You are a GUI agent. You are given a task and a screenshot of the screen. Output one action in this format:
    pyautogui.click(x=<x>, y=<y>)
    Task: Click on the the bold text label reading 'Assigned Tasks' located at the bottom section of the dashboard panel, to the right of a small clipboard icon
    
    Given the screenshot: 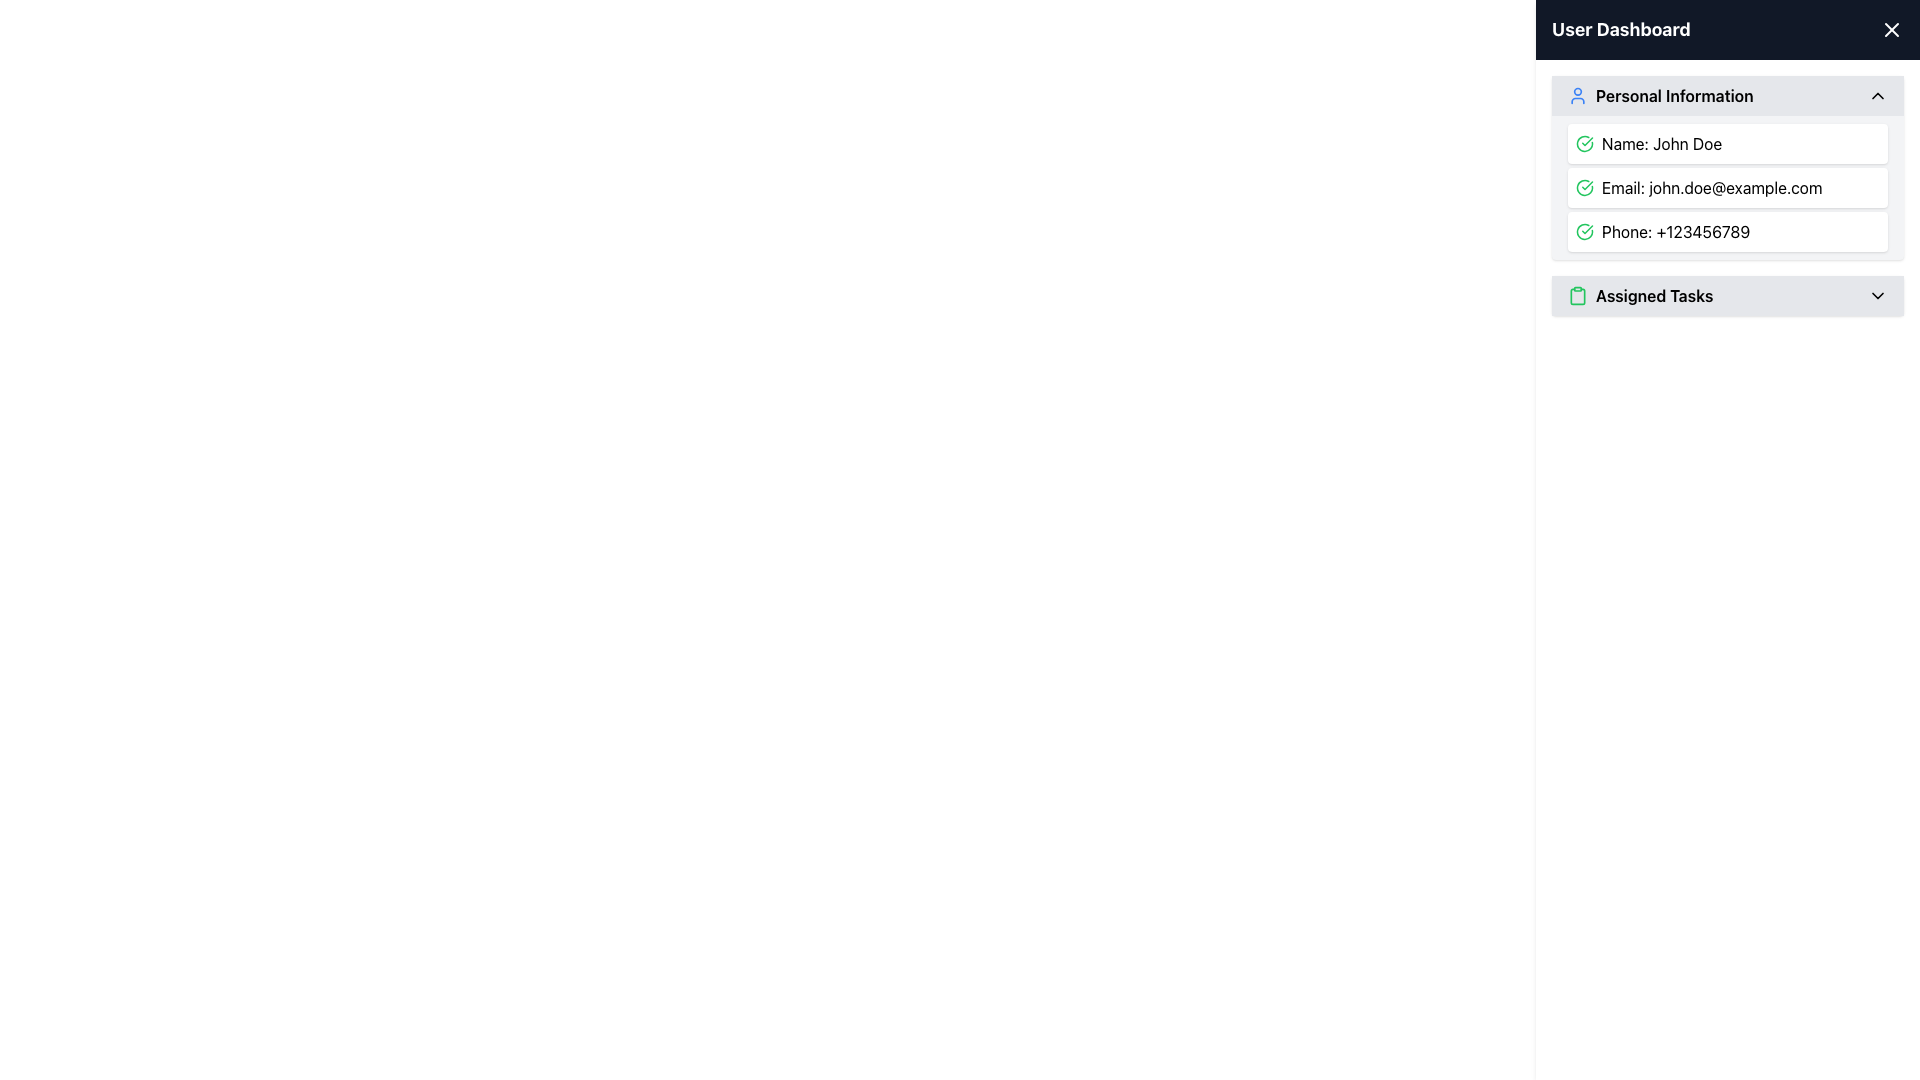 What is the action you would take?
    pyautogui.click(x=1654, y=296)
    